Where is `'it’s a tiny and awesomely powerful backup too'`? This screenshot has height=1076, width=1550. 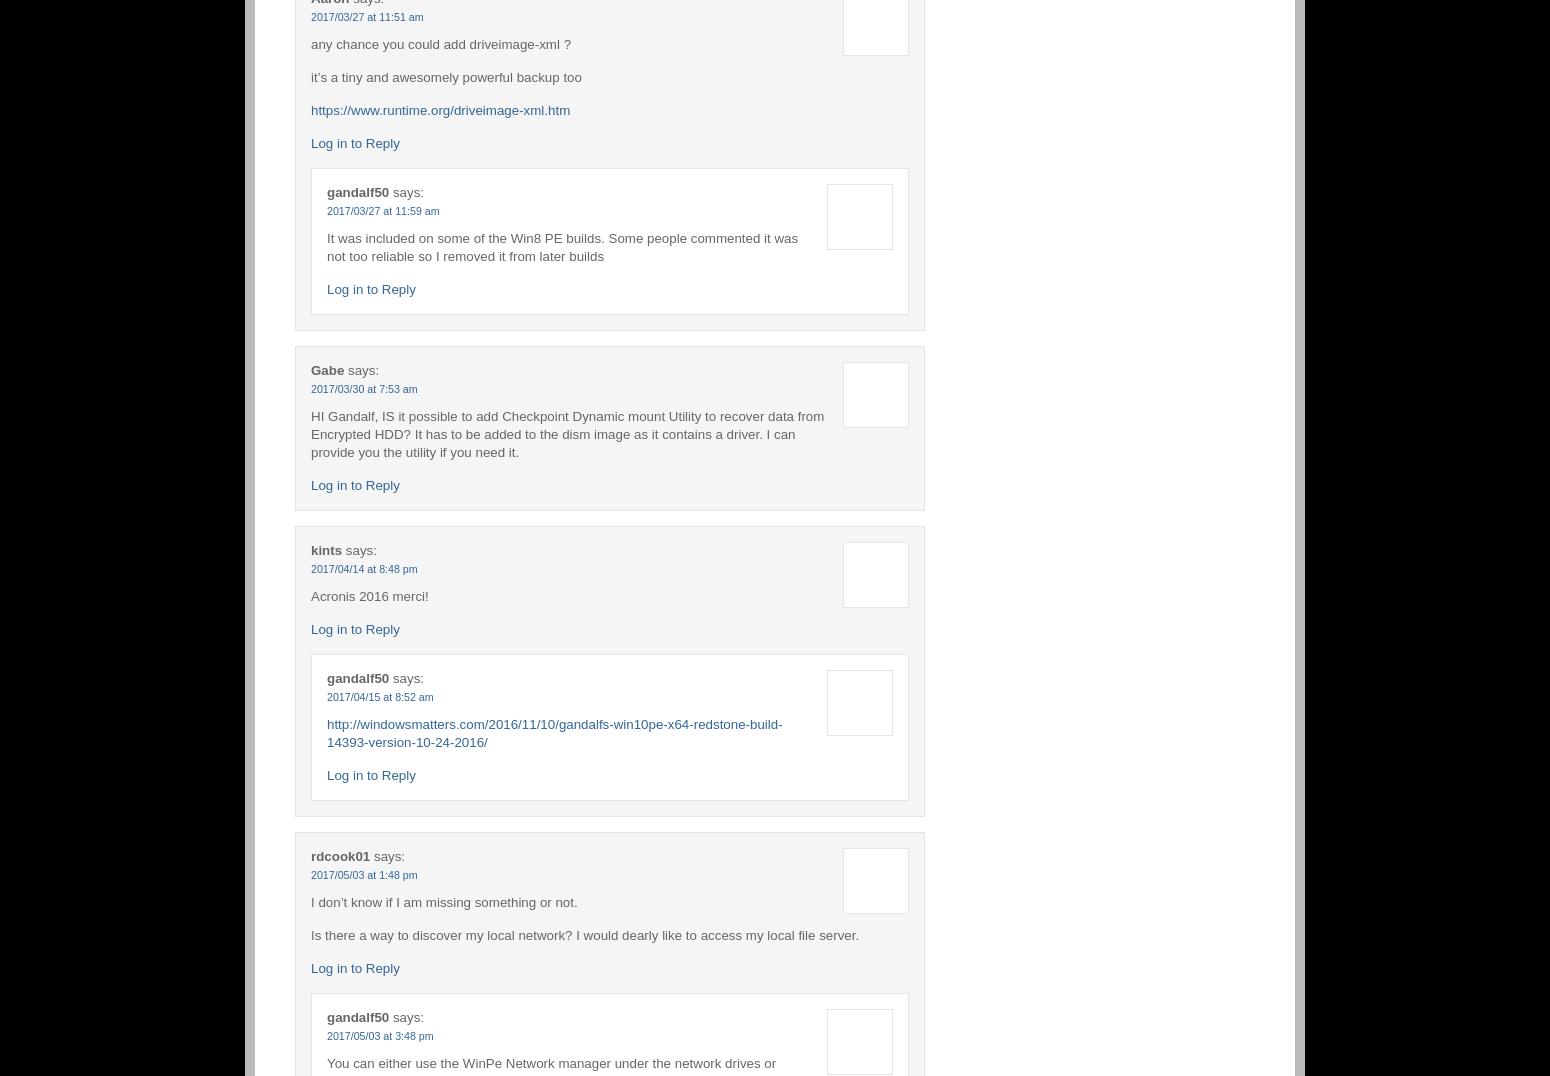
'it’s a tiny and awesomely powerful backup too' is located at coordinates (310, 76).